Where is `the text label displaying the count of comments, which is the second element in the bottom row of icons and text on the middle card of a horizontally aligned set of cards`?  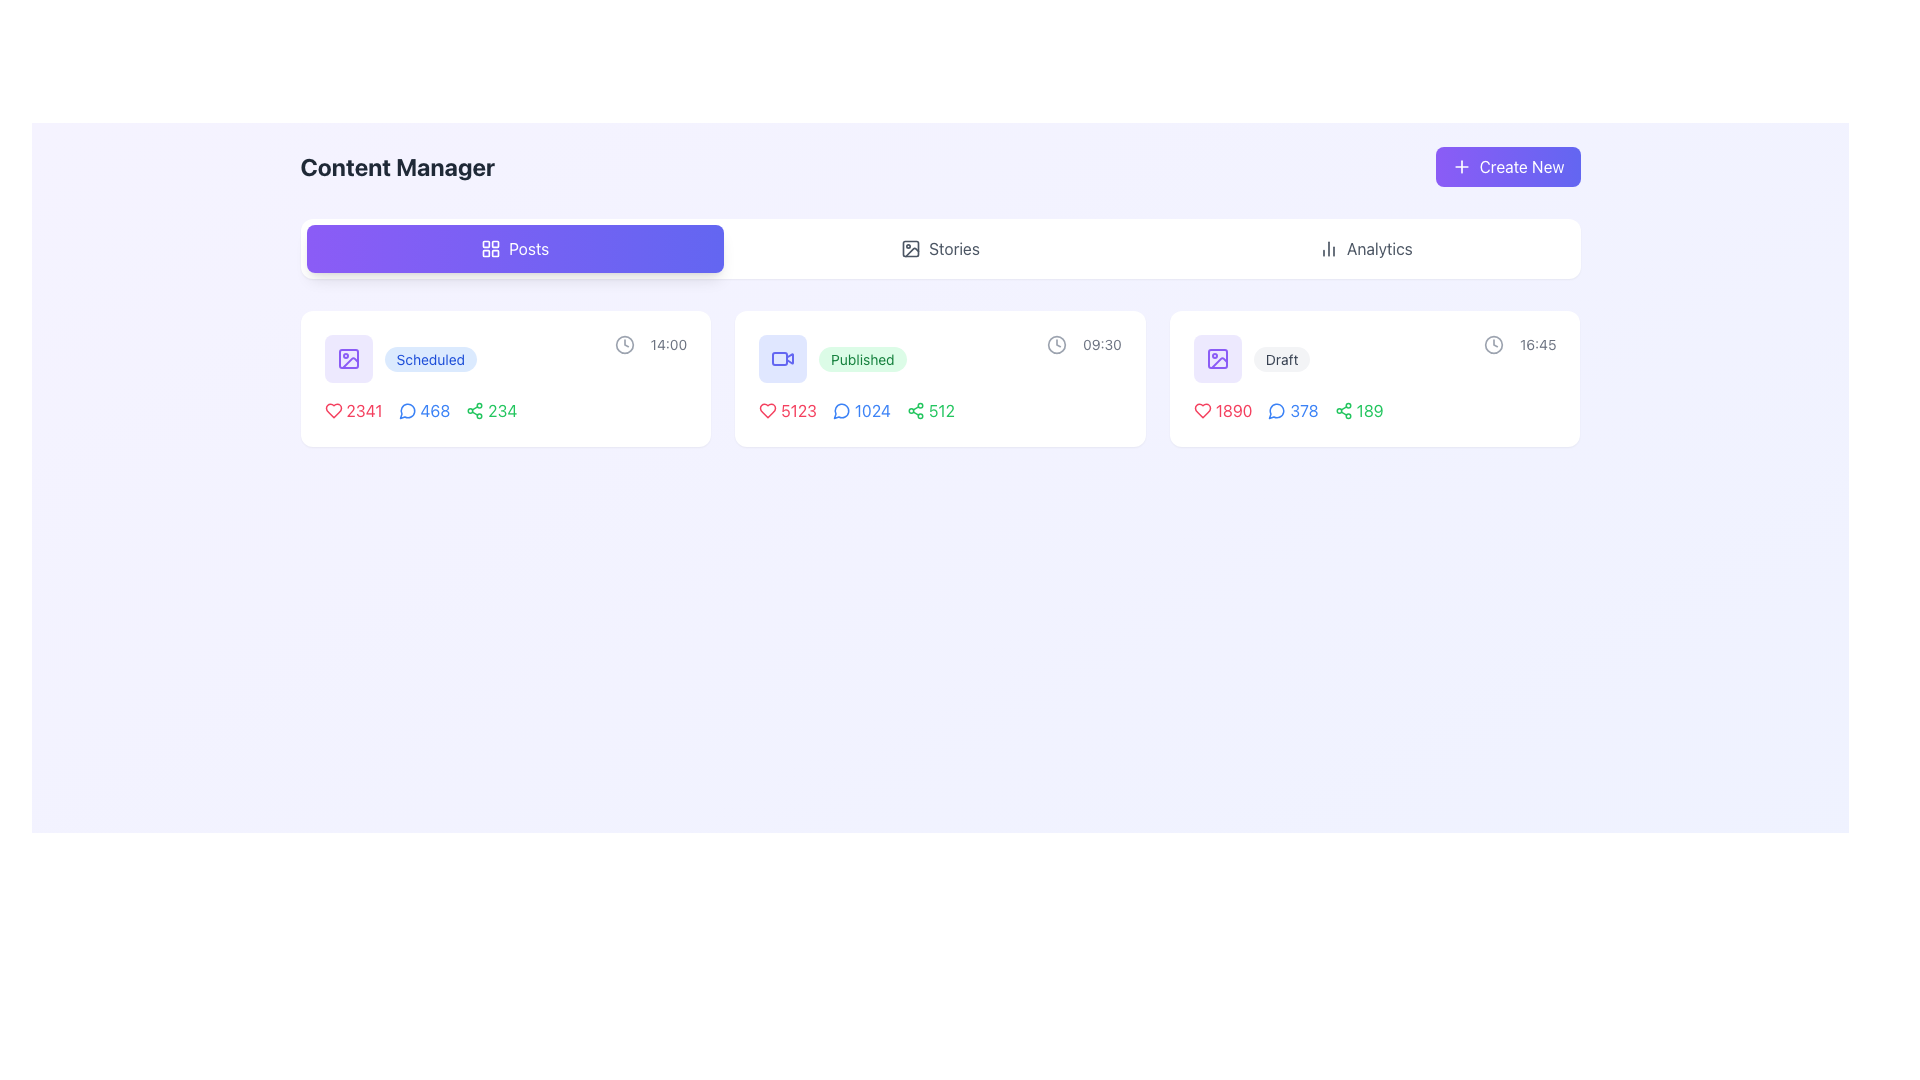 the text label displaying the count of comments, which is the second element in the bottom row of icons and text on the middle card of a horizontally aligned set of cards is located at coordinates (861, 410).